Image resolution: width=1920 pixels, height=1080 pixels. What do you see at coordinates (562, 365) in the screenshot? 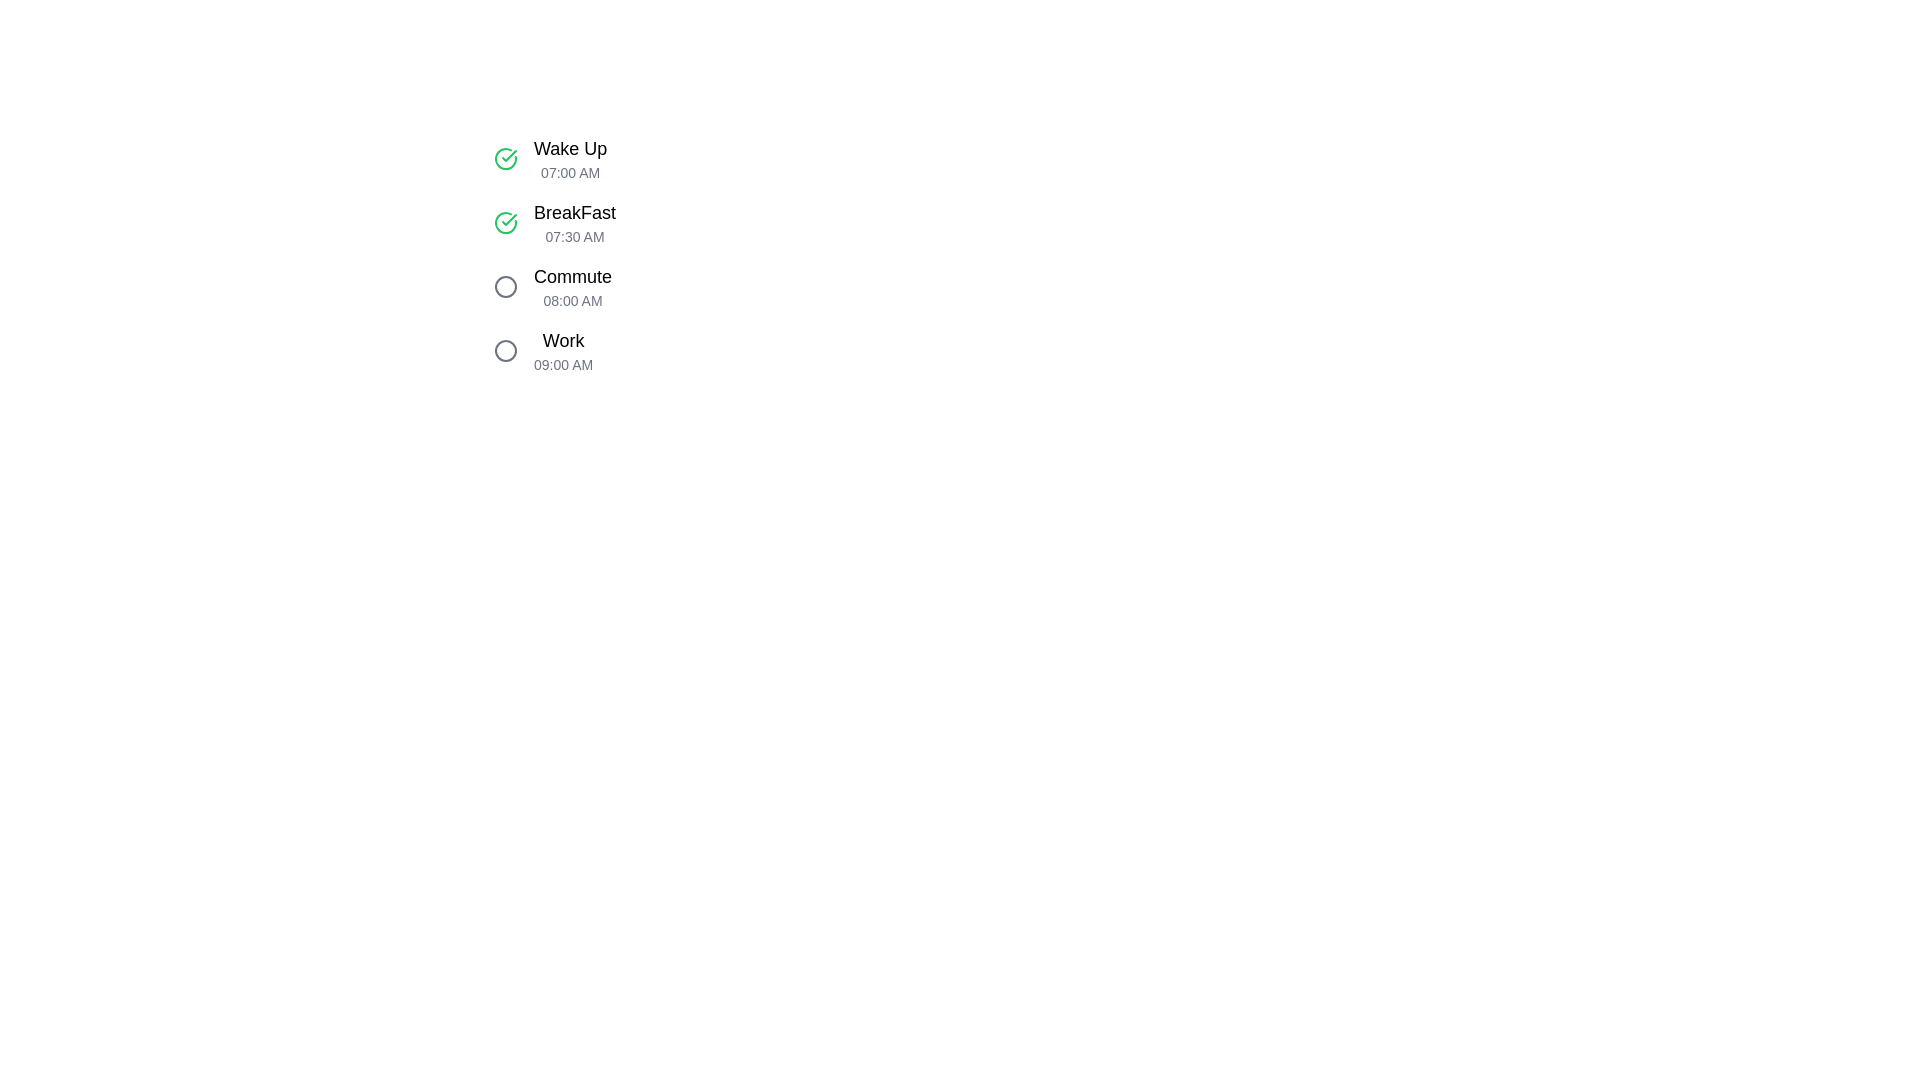
I see `the fourth time label in the timetable that represents the scheduled hour for the 'Work' activity, located beneath the 'Work' title` at bounding box center [562, 365].